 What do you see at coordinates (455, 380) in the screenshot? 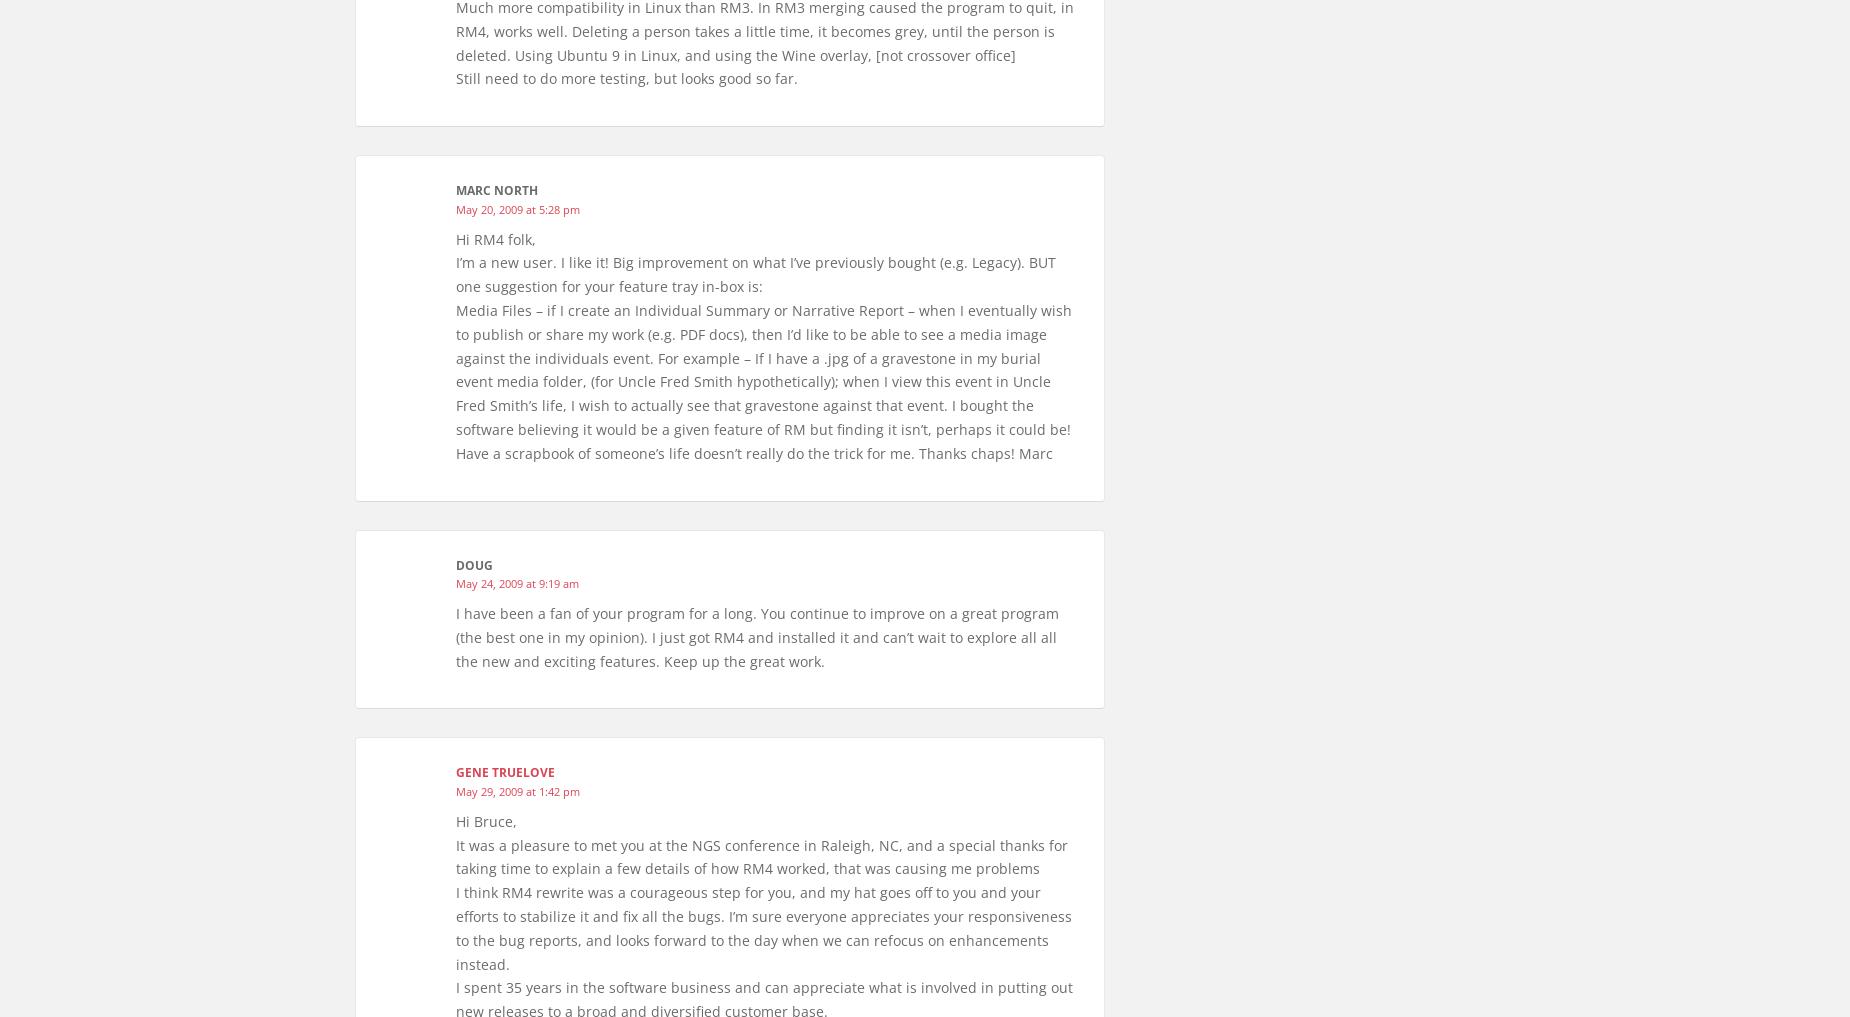
I see `'Media Files – if I create an Individual Summary or Narrative Report – when I eventually wish to publish or share my work (e.g. PDF docs), then I’d like to be able to see a media image against the individuals event. For example – If I have a .jpg of a gravestone in my burial event media folder, (for Uncle Fred Smith hypothetically); when I view this event in Uncle Fred Smith’s life, I wish to actually see that gravestone against that event. I bought the software believing it would be a given feature of RM but finding it isn’t, perhaps it could be! Have a scrapbook of someone’s life doesn’t really do the trick for me. Thanks chaps! Marc'` at bounding box center [455, 380].